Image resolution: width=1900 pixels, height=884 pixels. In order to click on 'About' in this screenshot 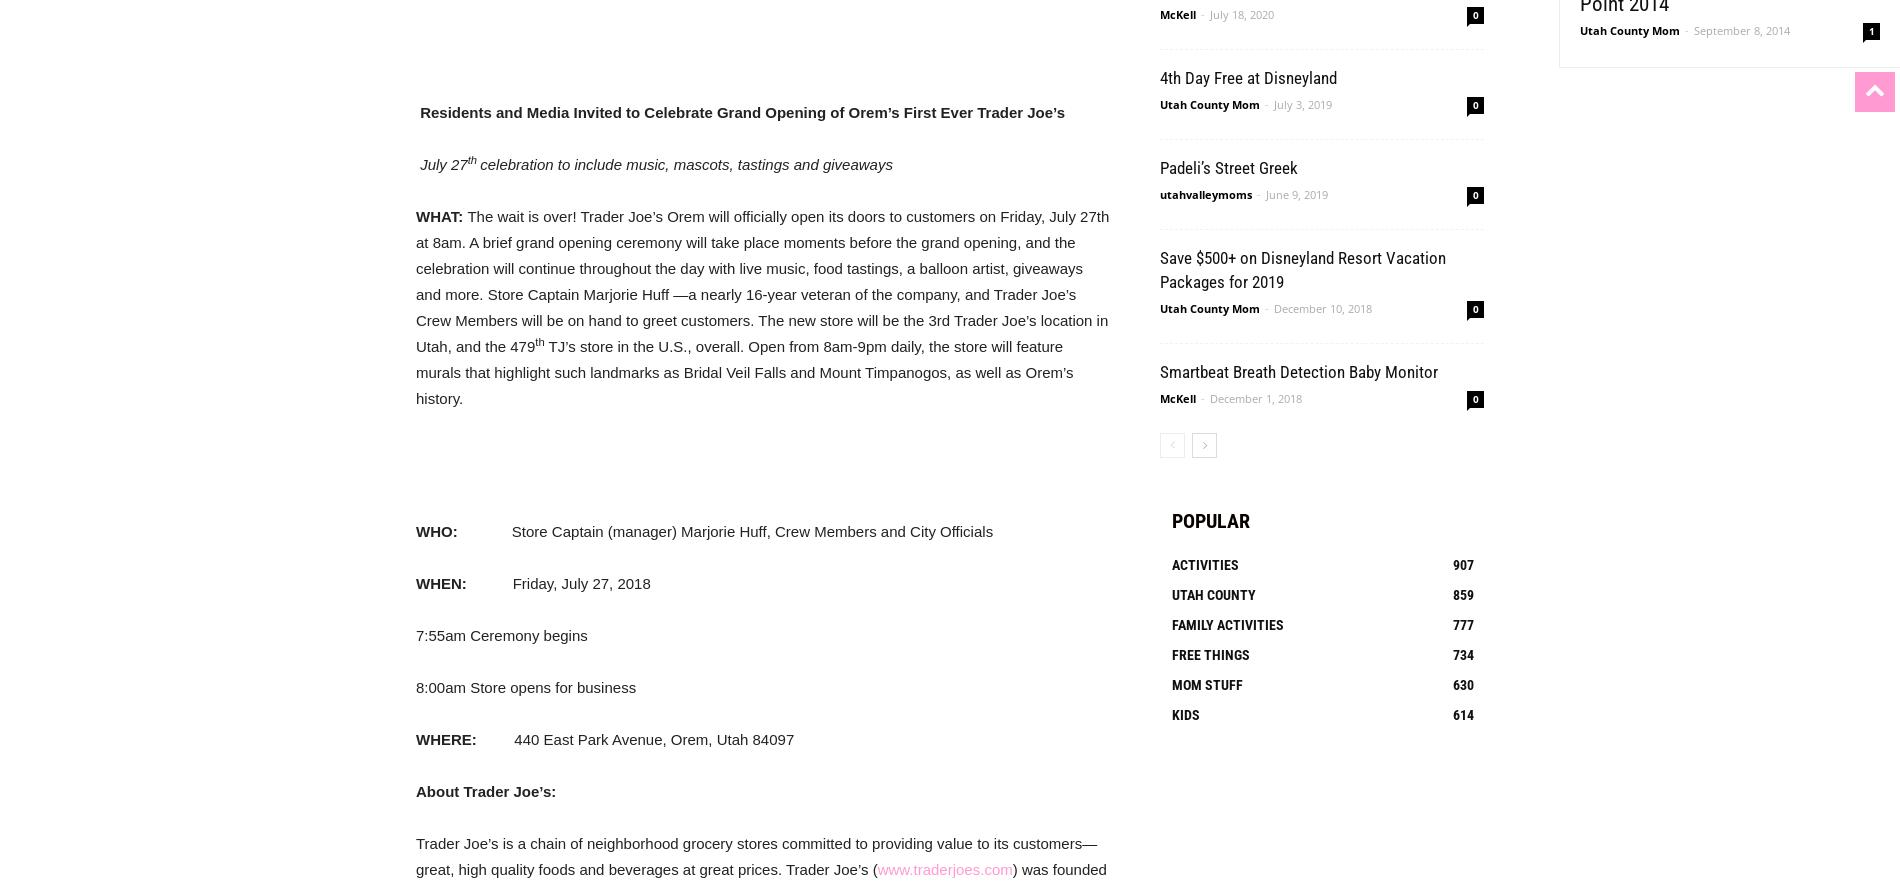, I will do `click(414, 790)`.